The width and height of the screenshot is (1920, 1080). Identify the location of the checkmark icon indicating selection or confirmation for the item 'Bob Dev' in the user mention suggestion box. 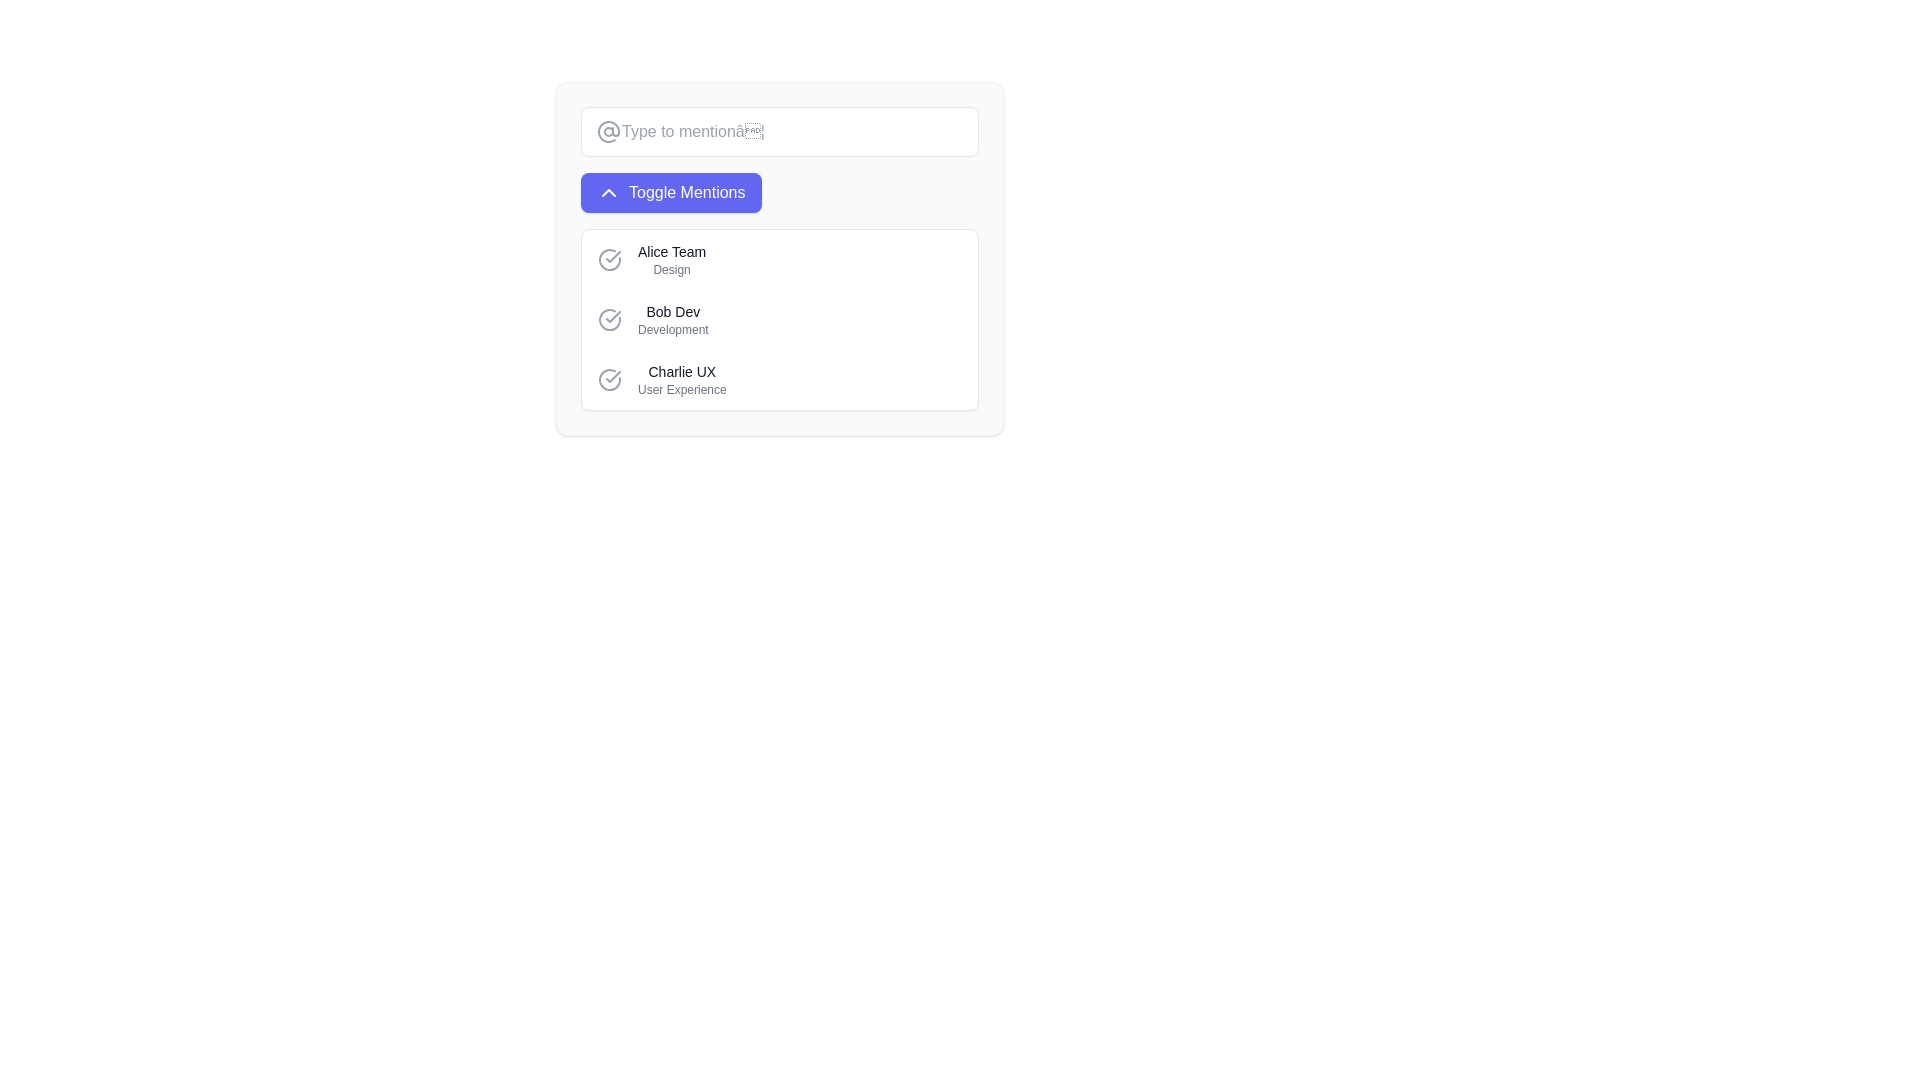
(612, 256).